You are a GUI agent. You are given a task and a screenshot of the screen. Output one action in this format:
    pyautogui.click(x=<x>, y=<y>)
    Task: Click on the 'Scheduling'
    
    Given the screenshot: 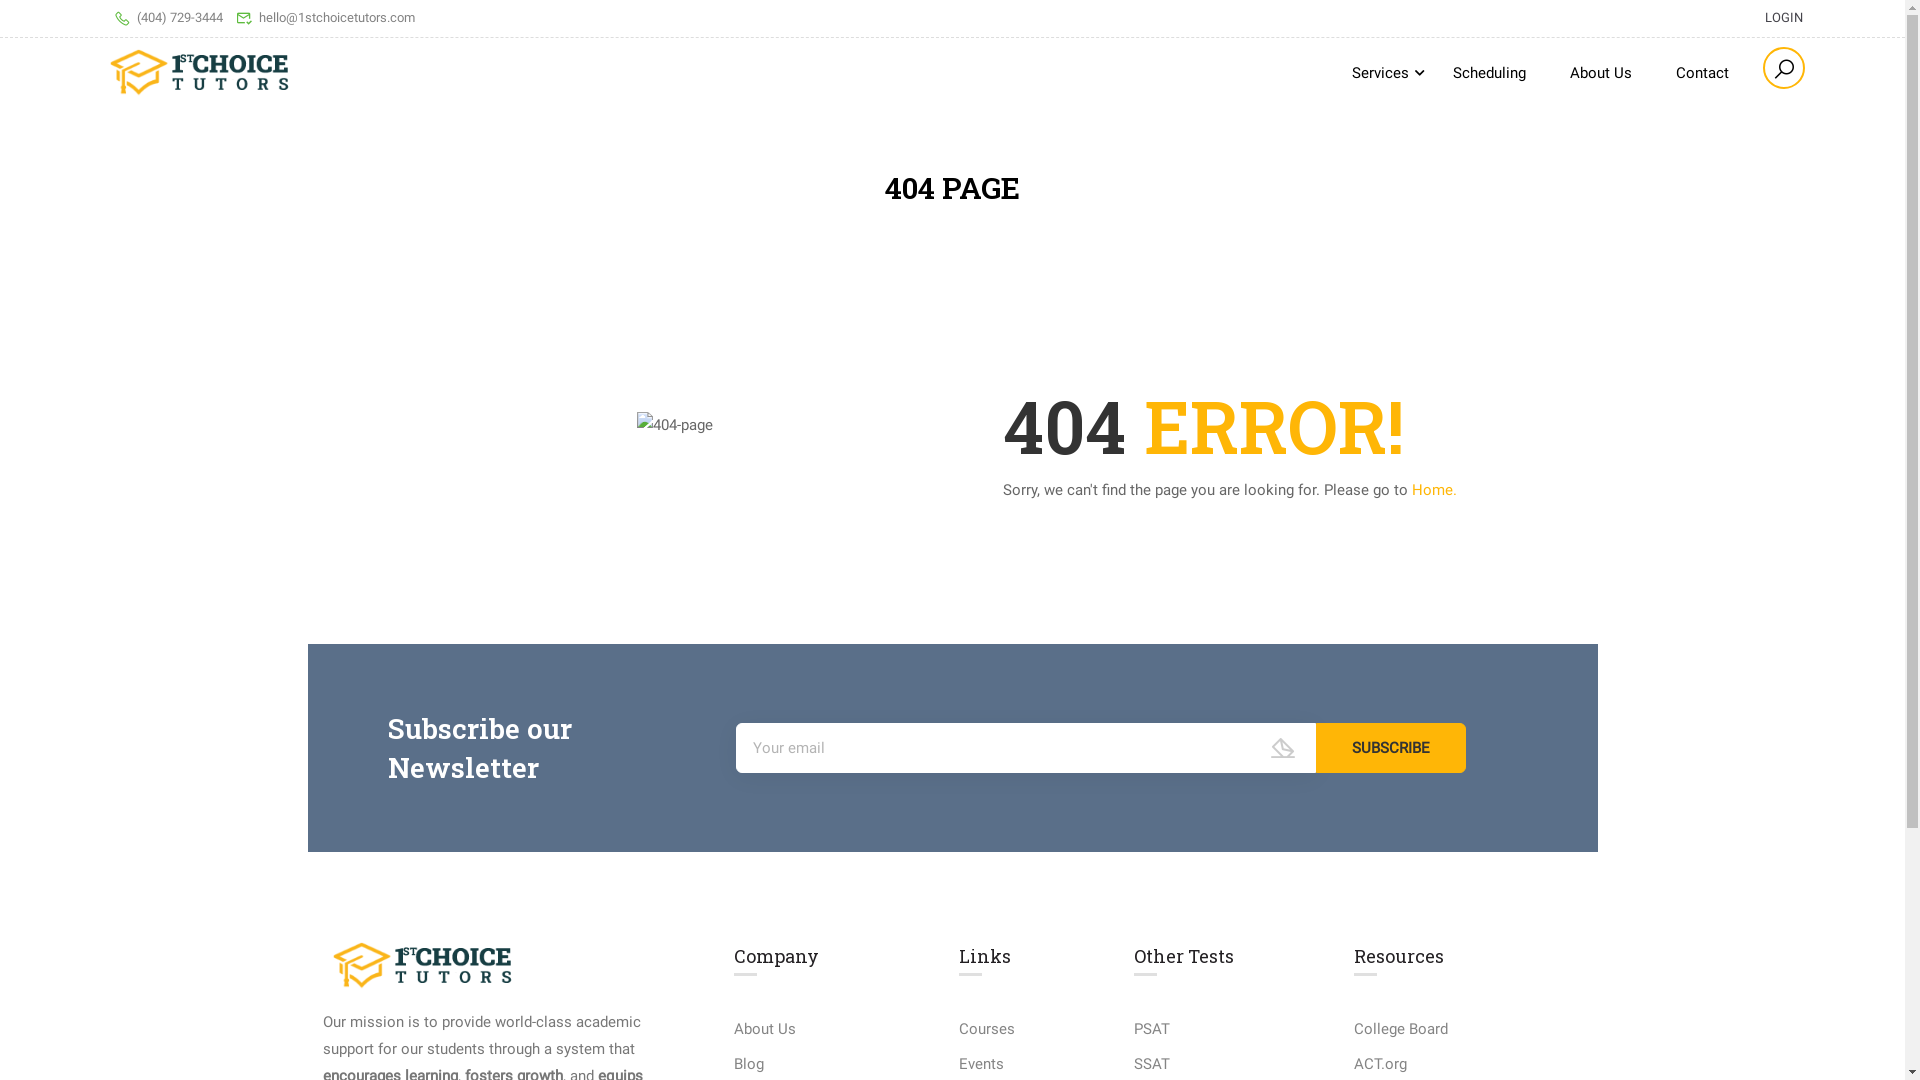 What is the action you would take?
    pyautogui.click(x=1489, y=71)
    